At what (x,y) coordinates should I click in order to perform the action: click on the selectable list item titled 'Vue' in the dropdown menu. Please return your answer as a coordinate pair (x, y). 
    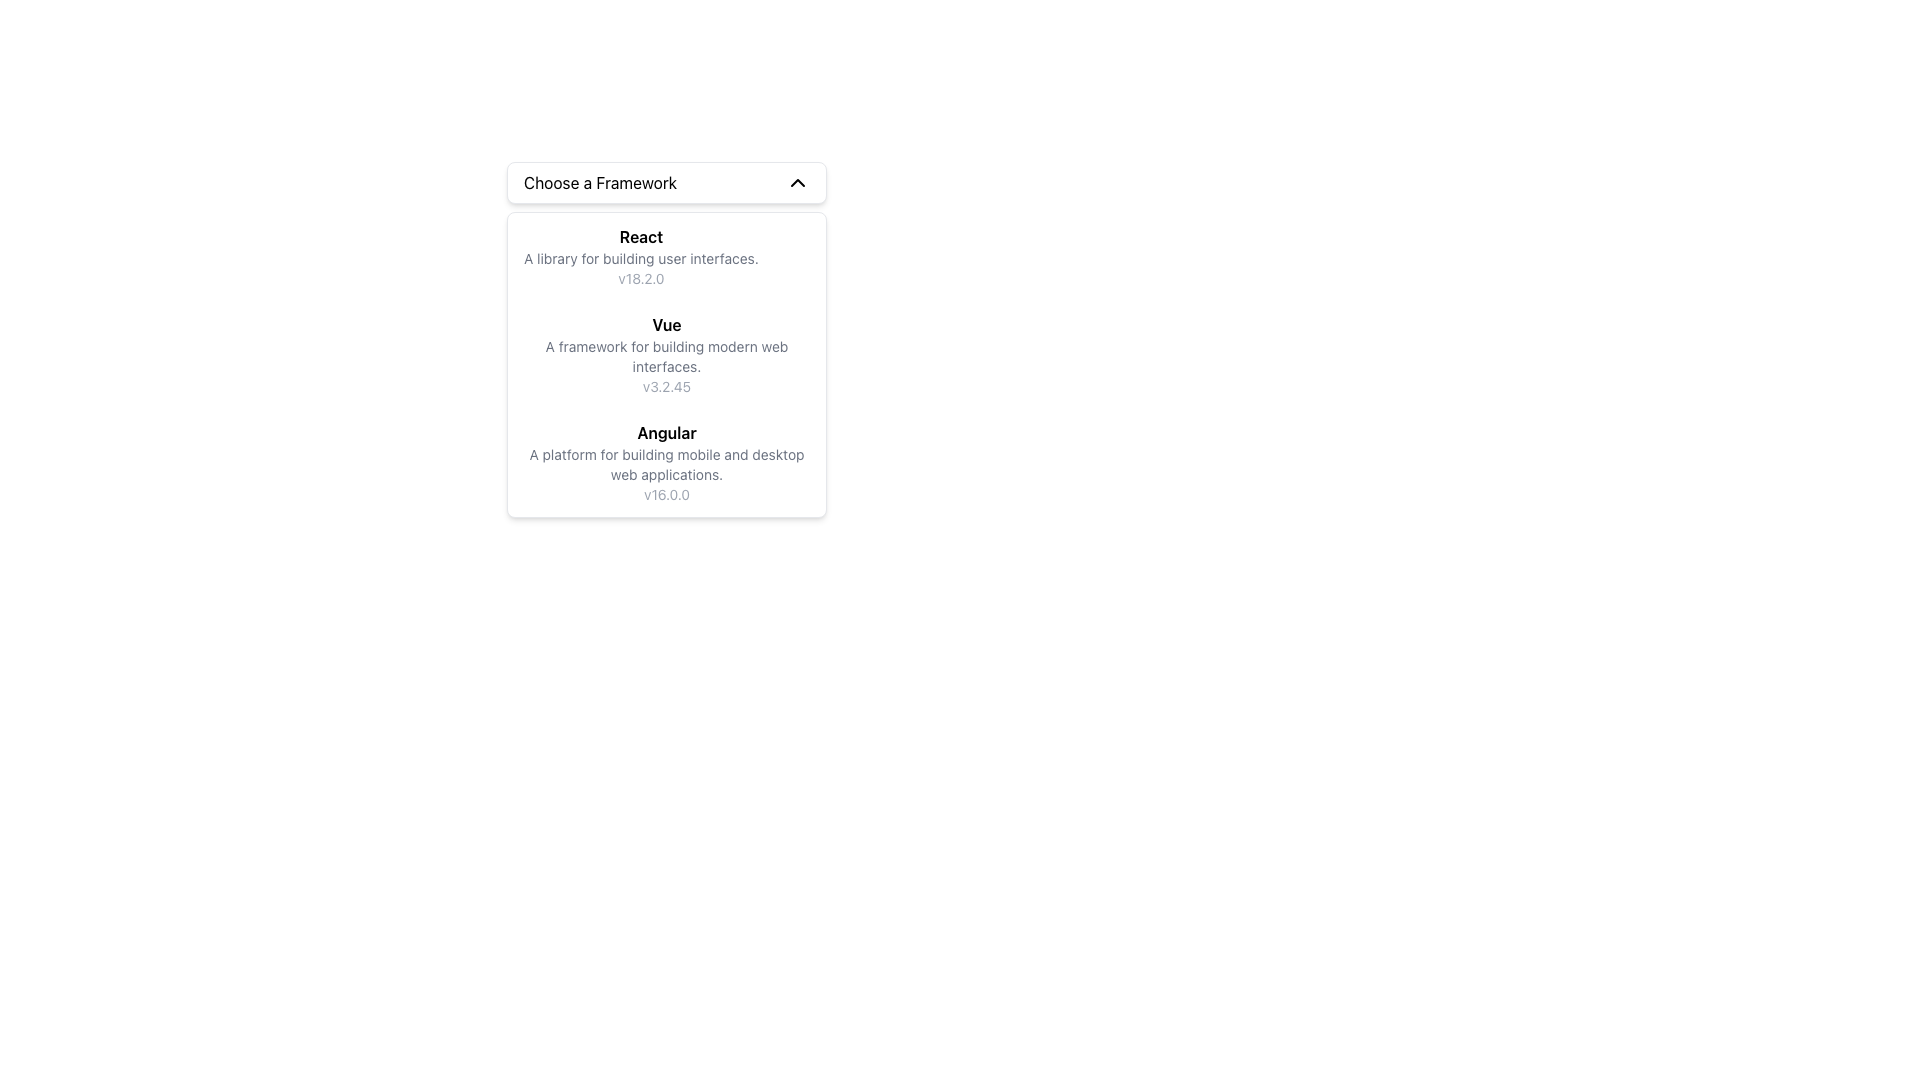
    Looking at the image, I should click on (667, 353).